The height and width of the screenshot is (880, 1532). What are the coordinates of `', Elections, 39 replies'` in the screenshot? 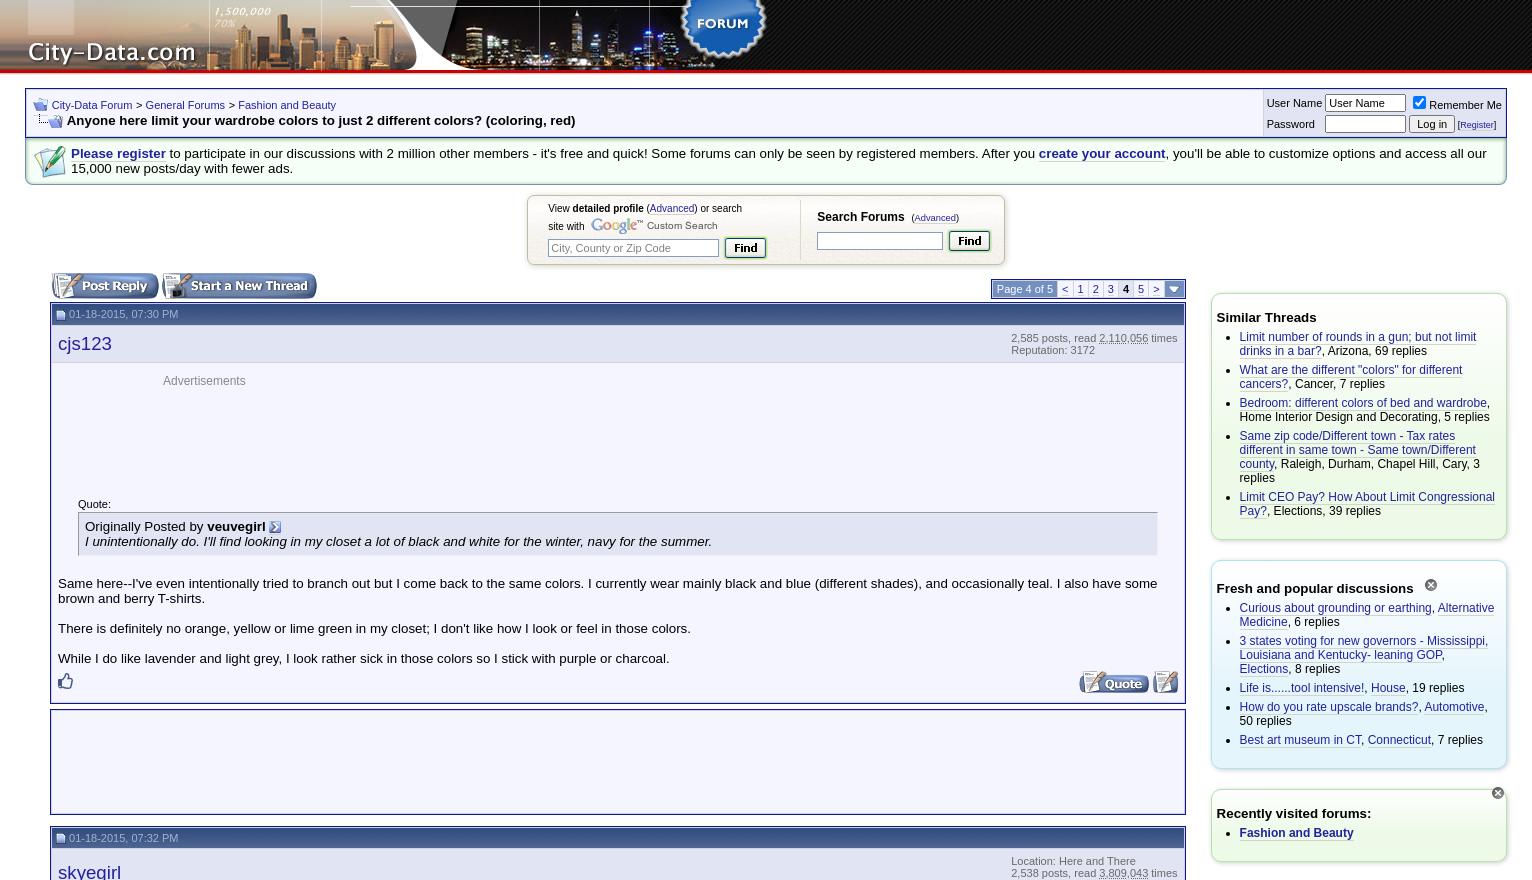 It's located at (1322, 511).